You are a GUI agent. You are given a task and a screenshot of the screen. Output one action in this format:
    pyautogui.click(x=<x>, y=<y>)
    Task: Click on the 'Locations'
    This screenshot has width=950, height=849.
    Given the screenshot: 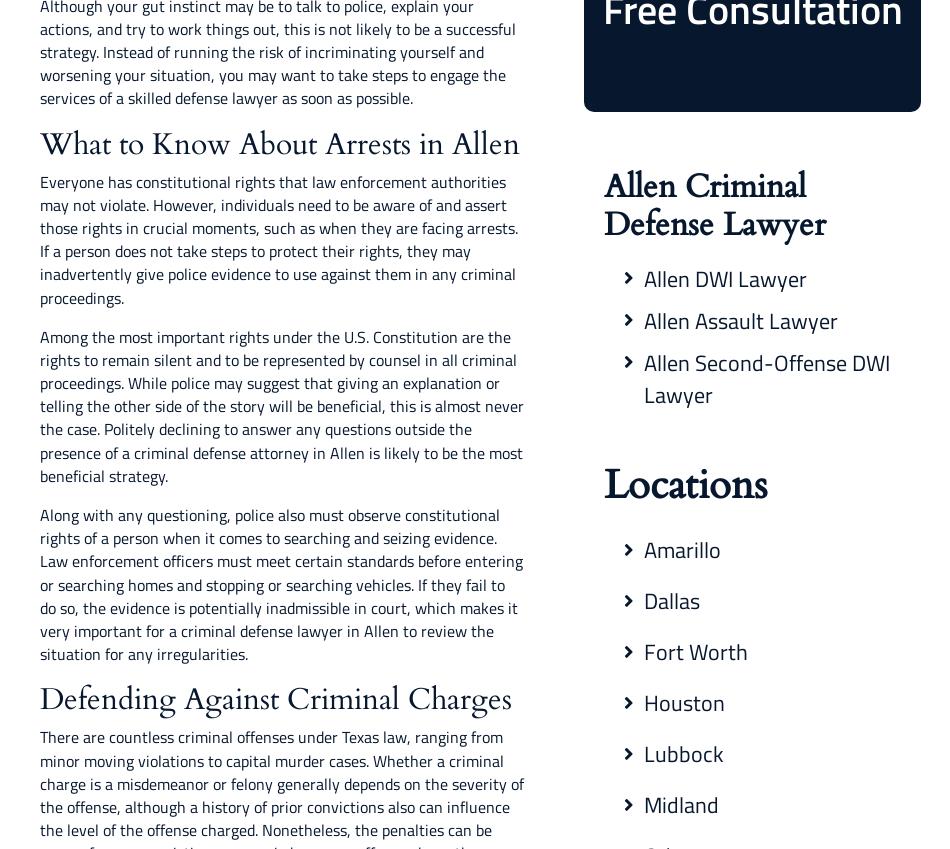 What is the action you would take?
    pyautogui.click(x=685, y=484)
    